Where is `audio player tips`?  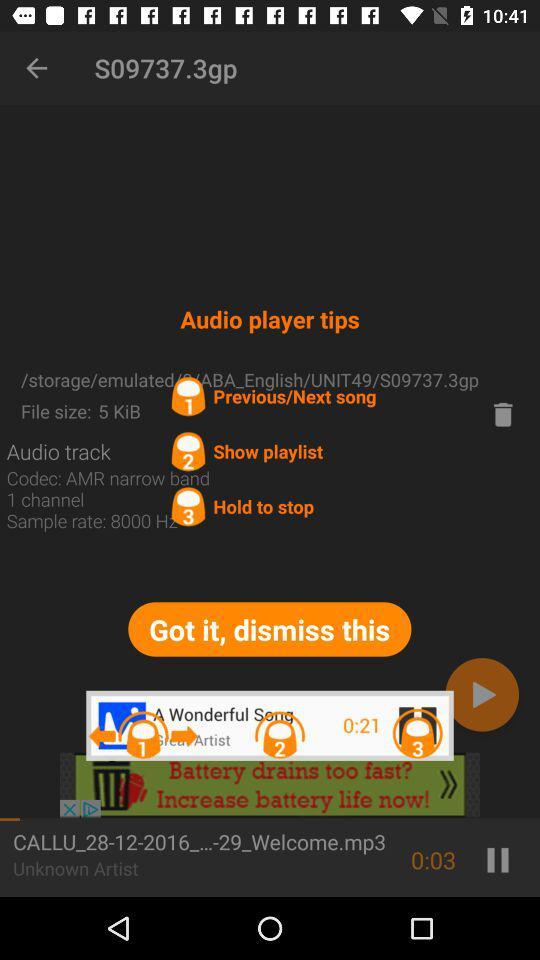
audio player tips is located at coordinates (270, 785).